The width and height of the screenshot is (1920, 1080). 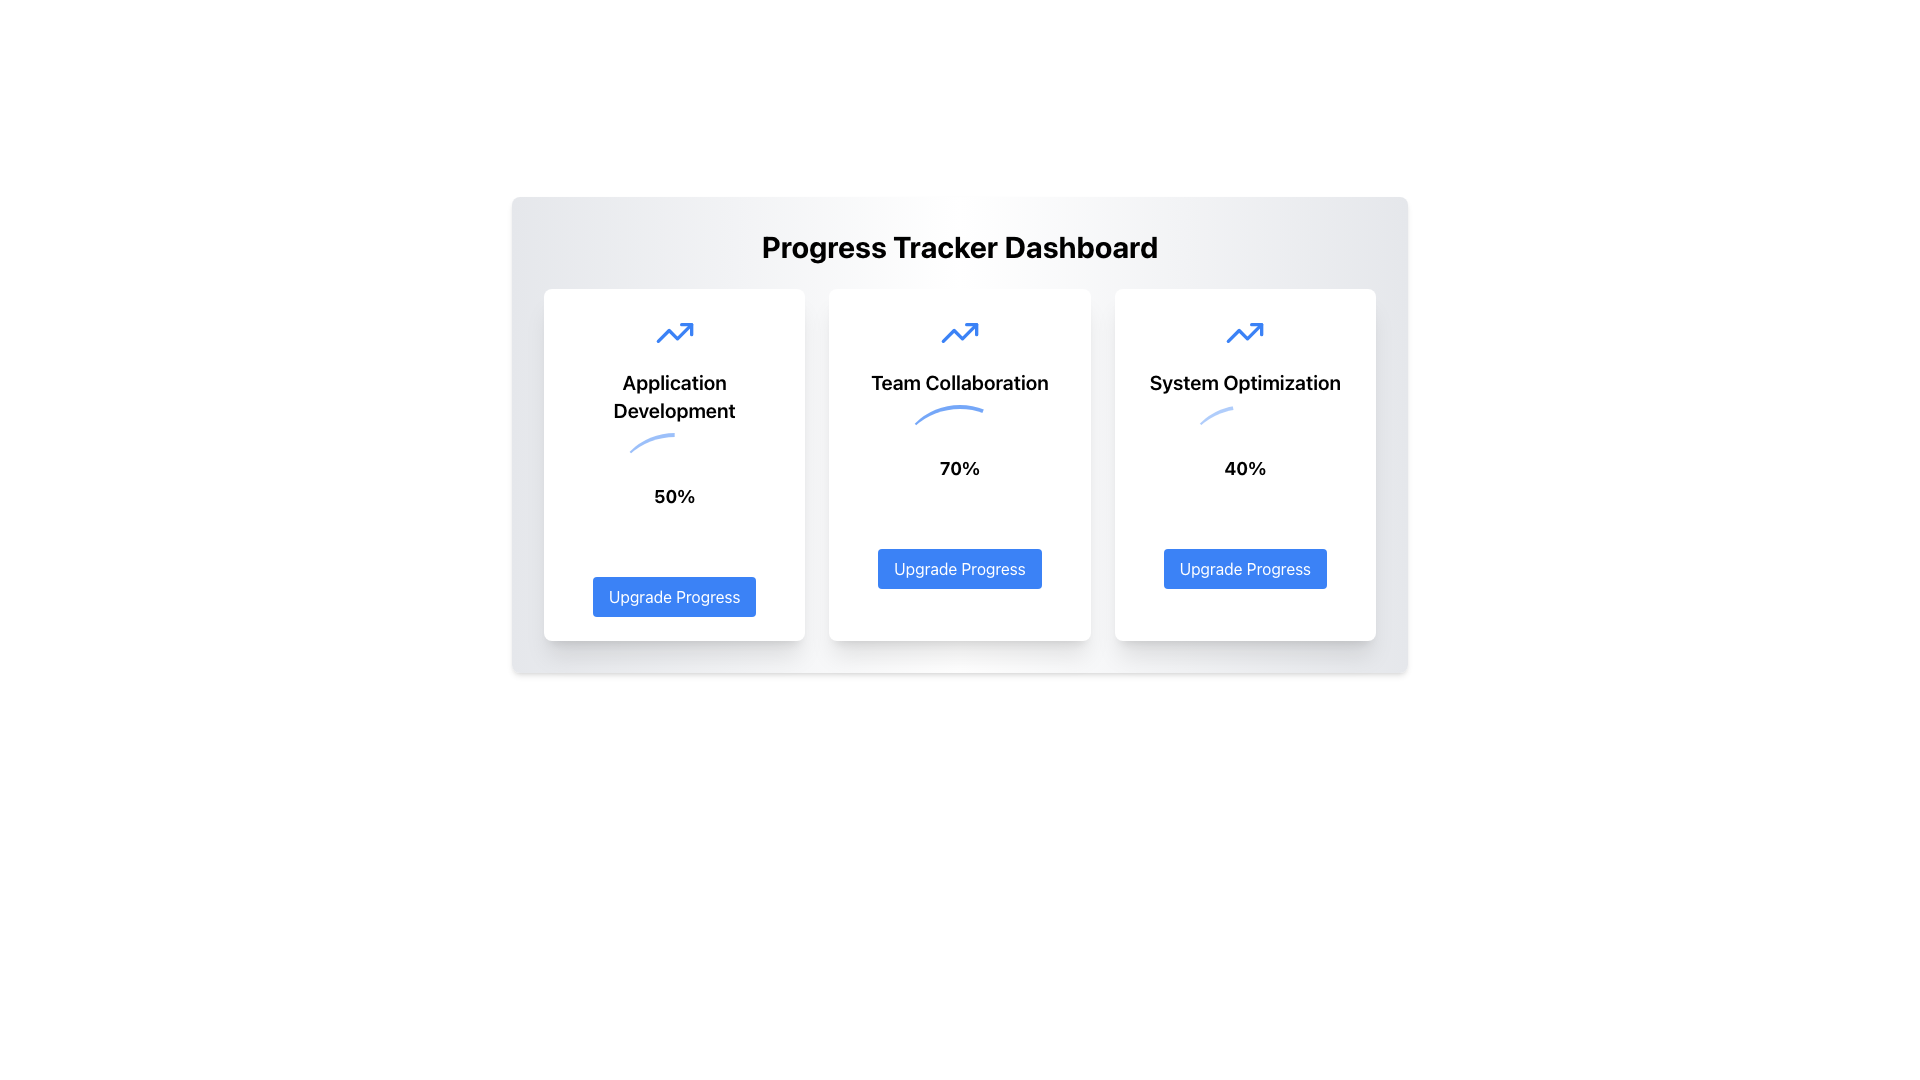 What do you see at coordinates (674, 596) in the screenshot?
I see `the 'Upgrade' button located at the bottom of the leftmost white card in the row of three cards to initiate the upgrade process for the 'Application Development' section` at bounding box center [674, 596].